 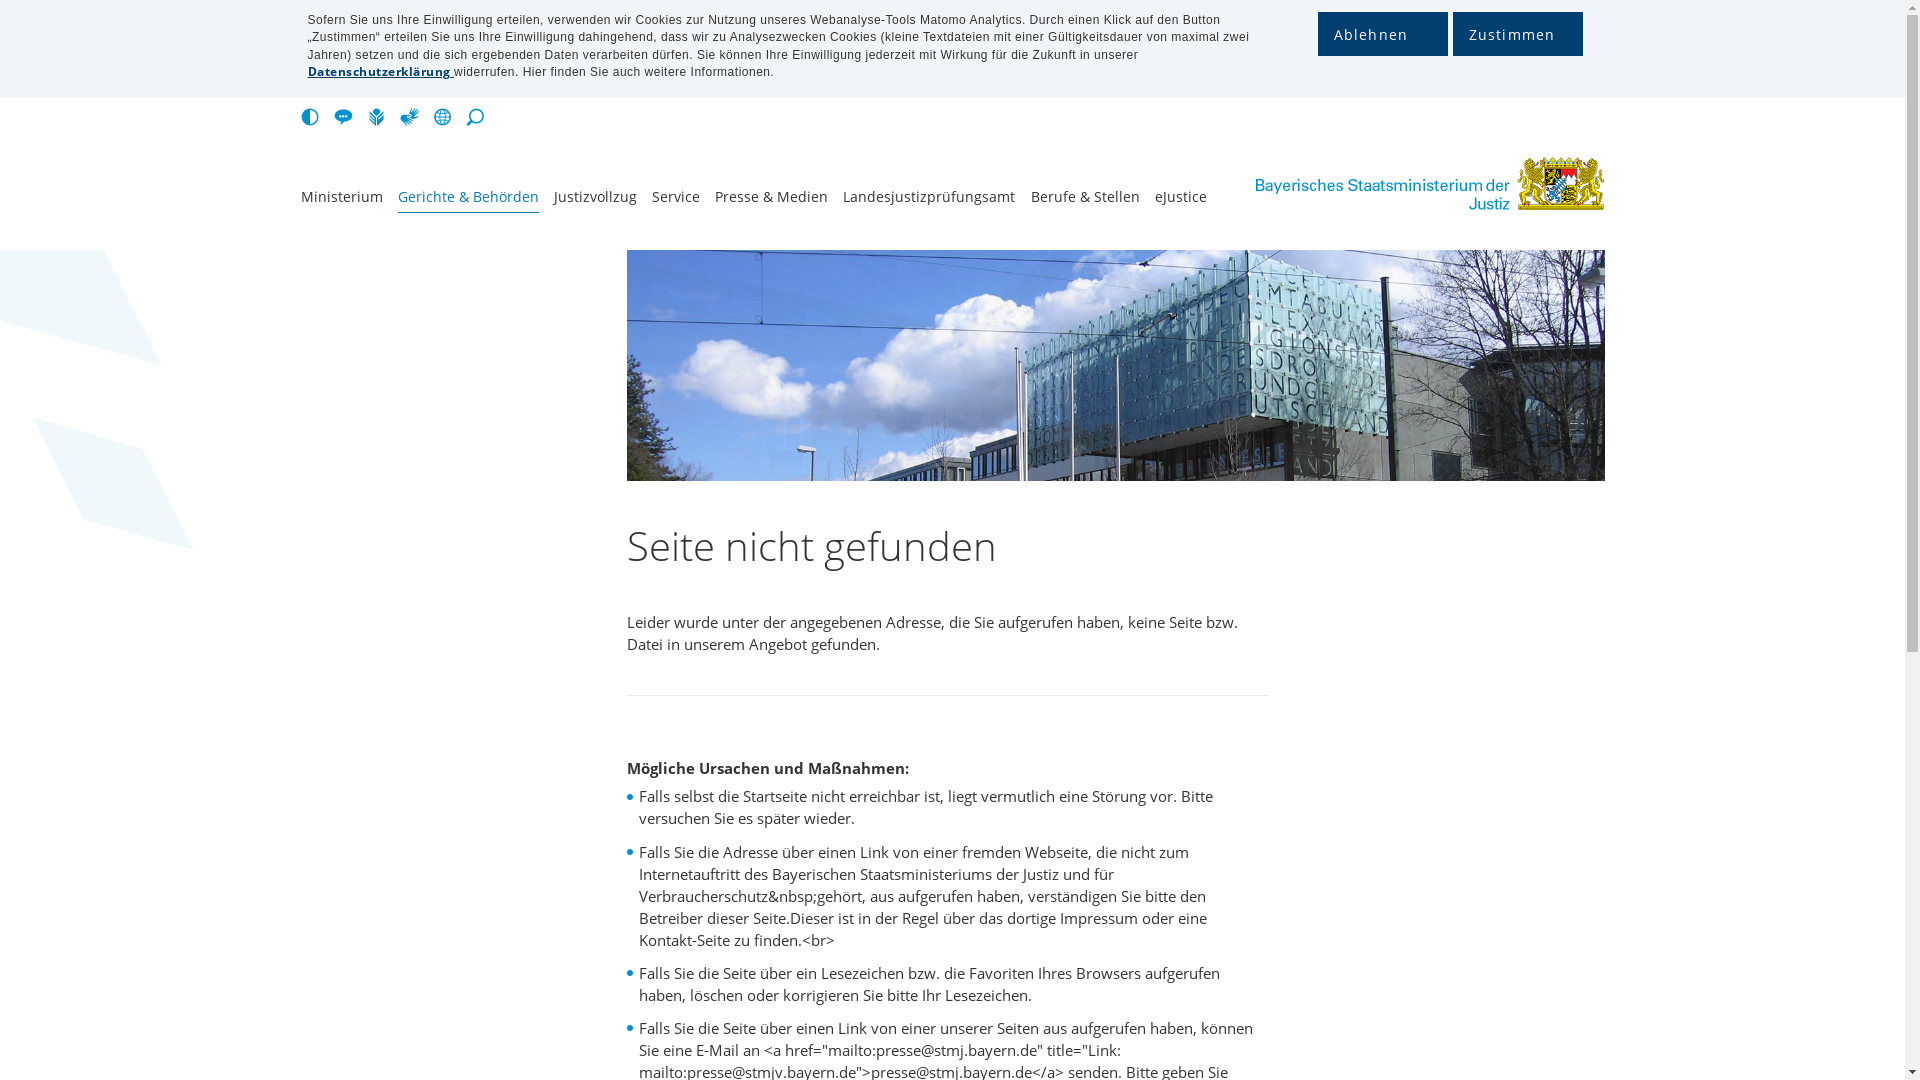 What do you see at coordinates (1516, 34) in the screenshot?
I see `'Zustimmen'` at bounding box center [1516, 34].